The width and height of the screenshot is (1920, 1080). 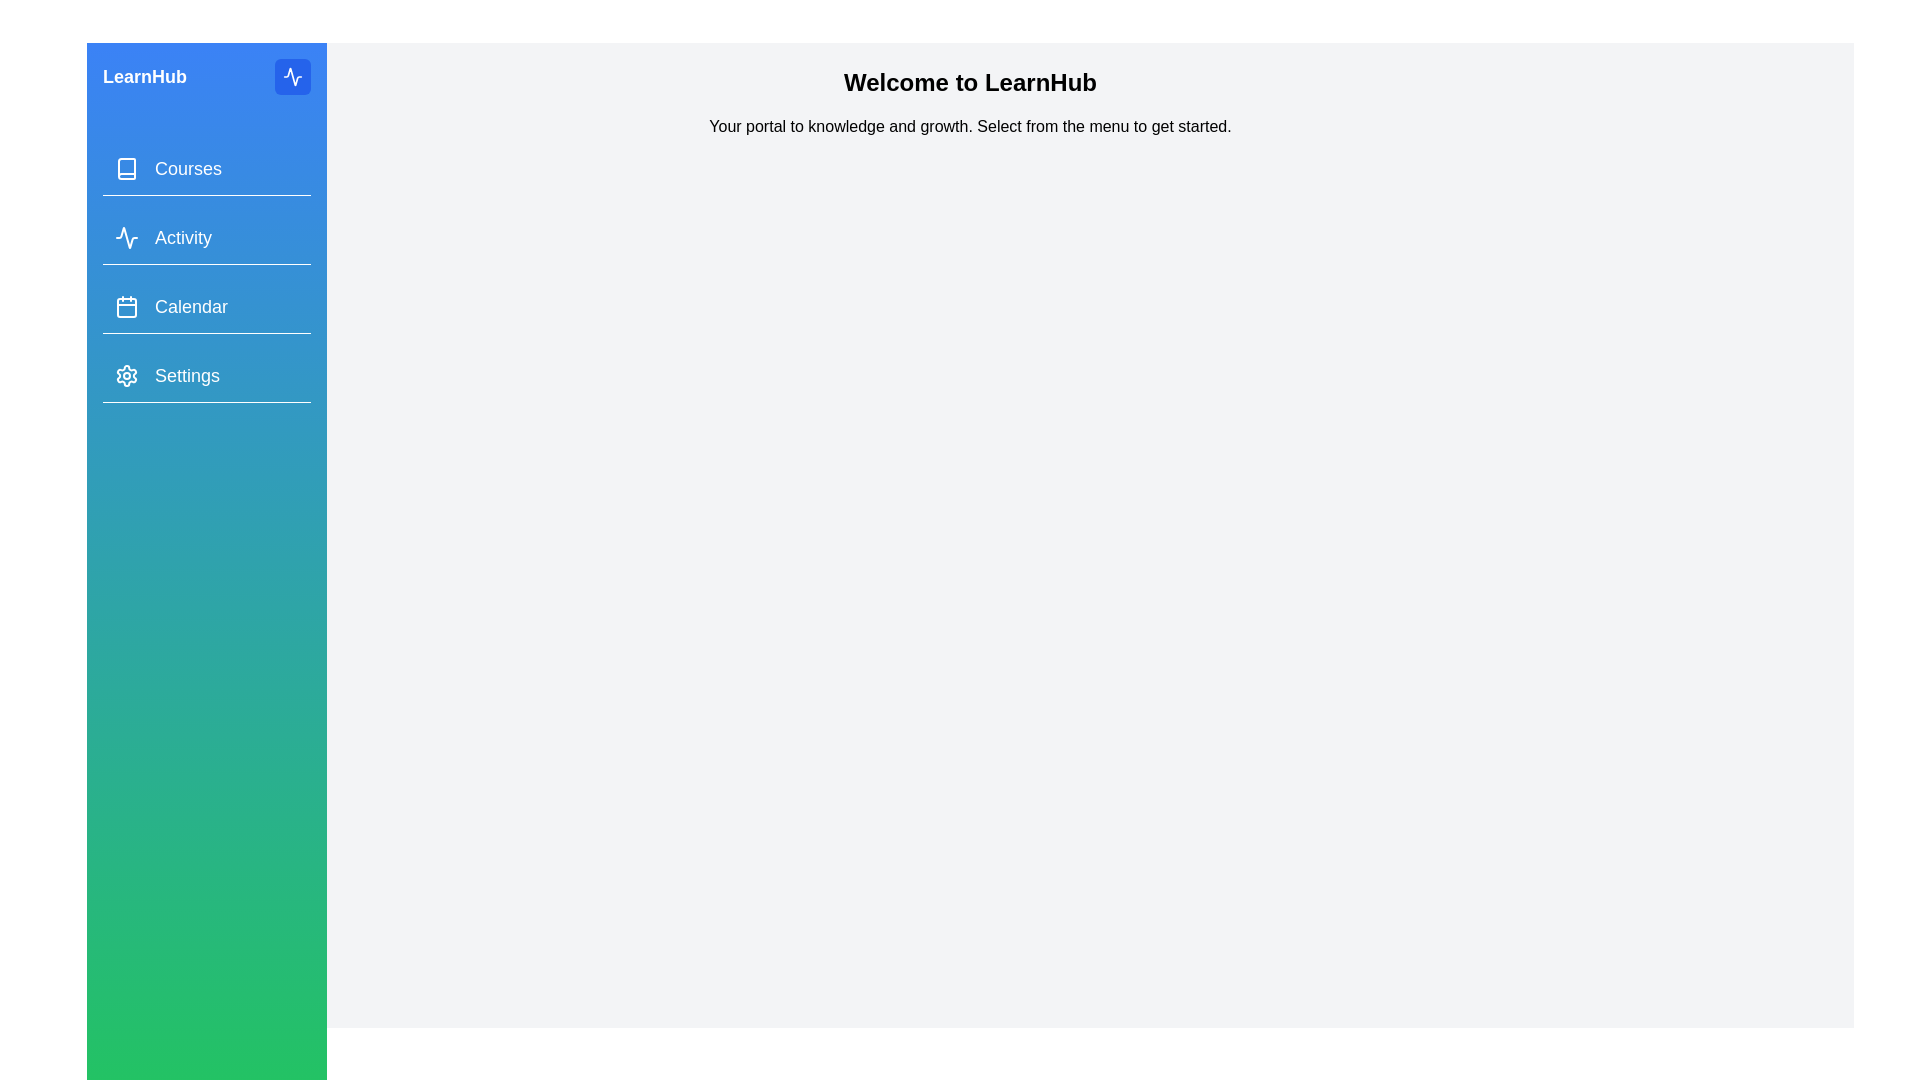 I want to click on the menu item Courses from the drawer, so click(x=206, y=168).